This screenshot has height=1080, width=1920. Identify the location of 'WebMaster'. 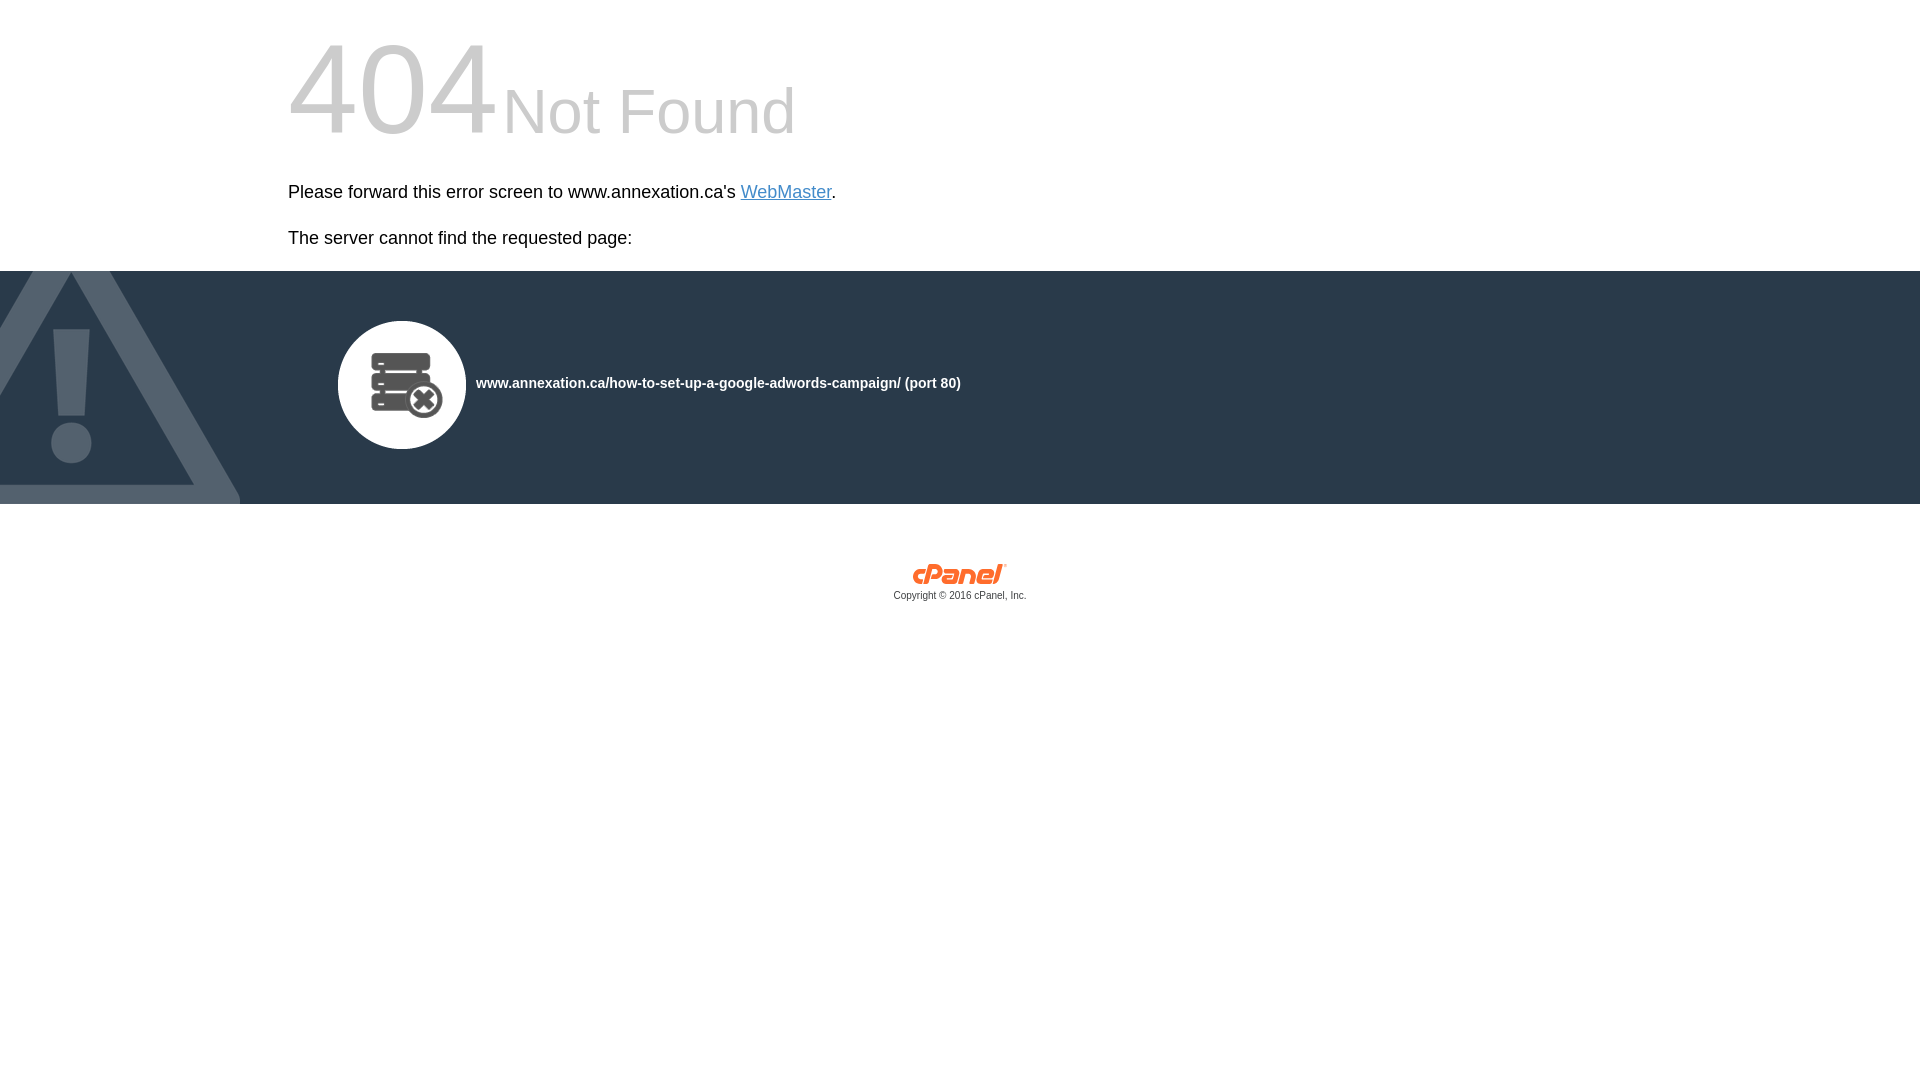
(785, 192).